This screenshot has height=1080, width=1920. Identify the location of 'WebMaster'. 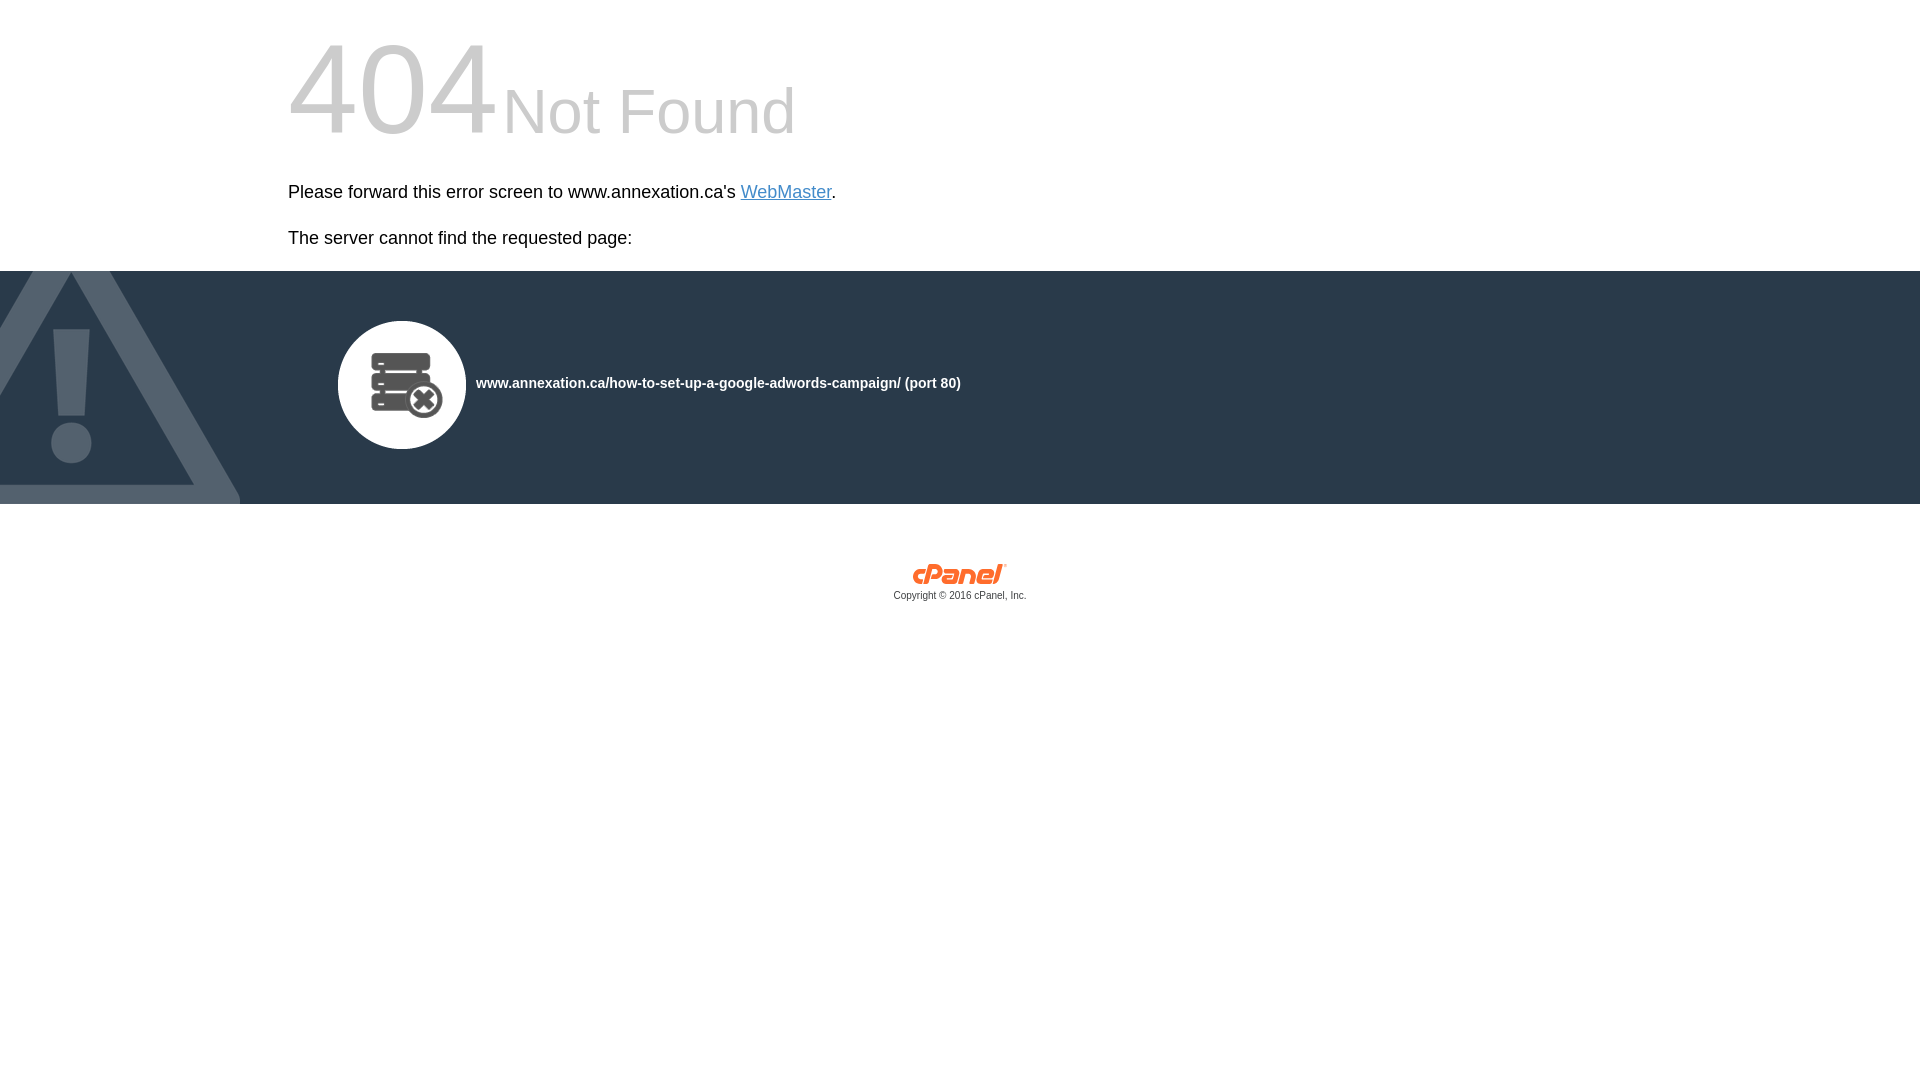
(785, 192).